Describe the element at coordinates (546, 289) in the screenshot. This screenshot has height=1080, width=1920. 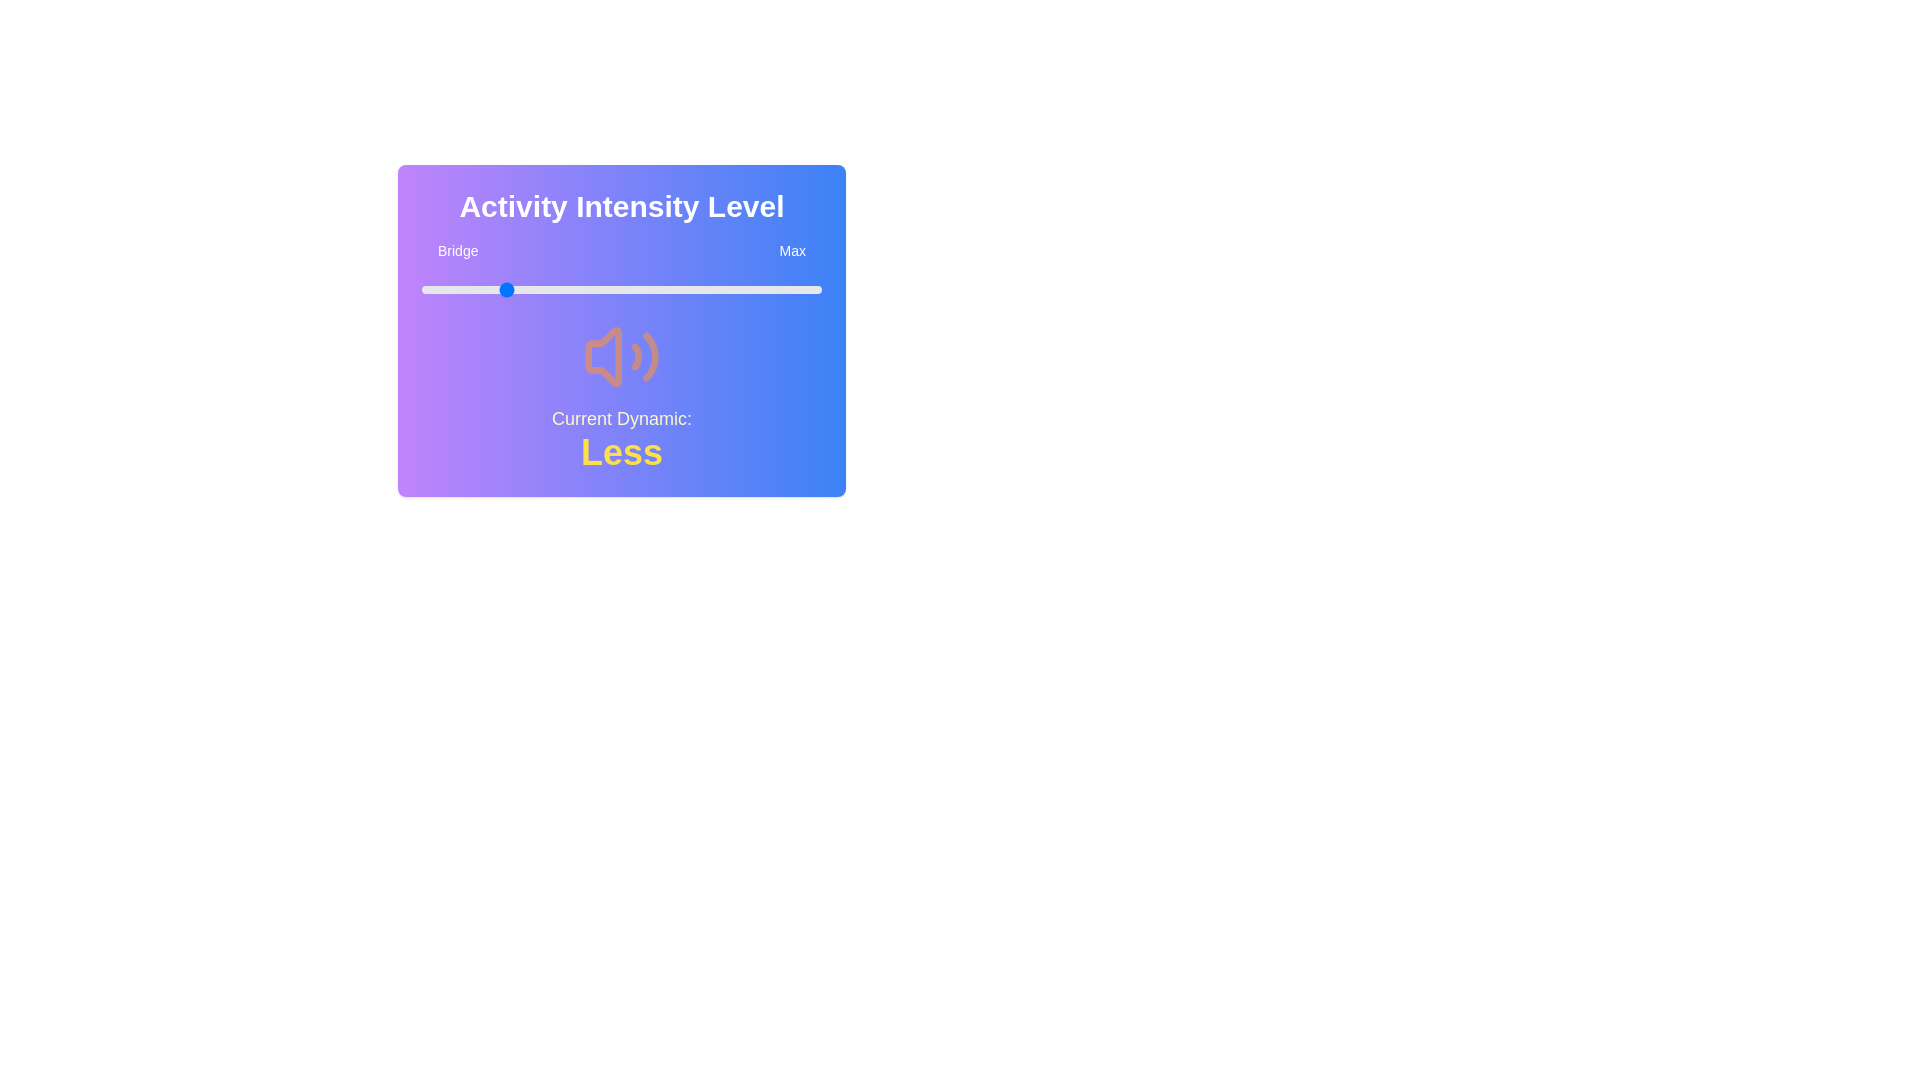
I see `the slider to set the intensity level to 31%` at that location.